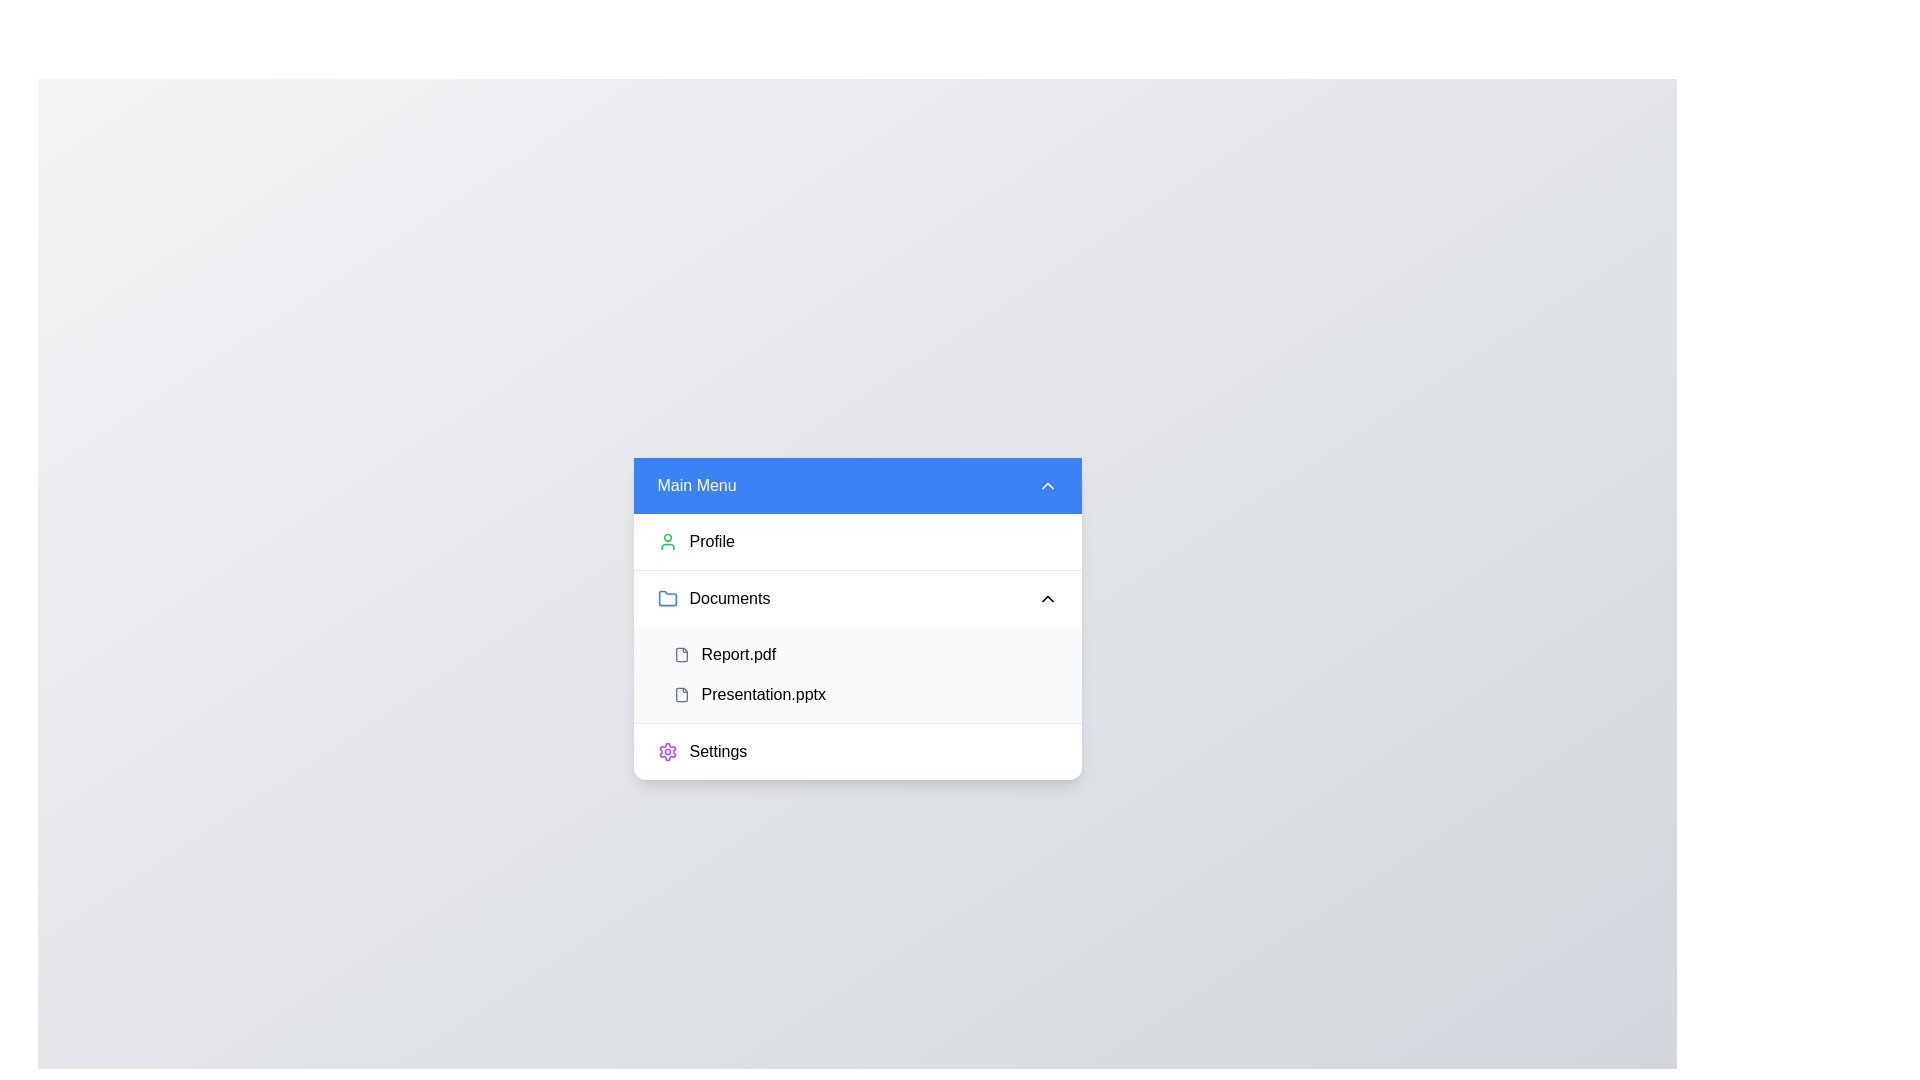 This screenshot has height=1080, width=1920. Describe the element at coordinates (1046, 597) in the screenshot. I see `the collapsible indicator button located next to the 'Documents' entry` at that location.